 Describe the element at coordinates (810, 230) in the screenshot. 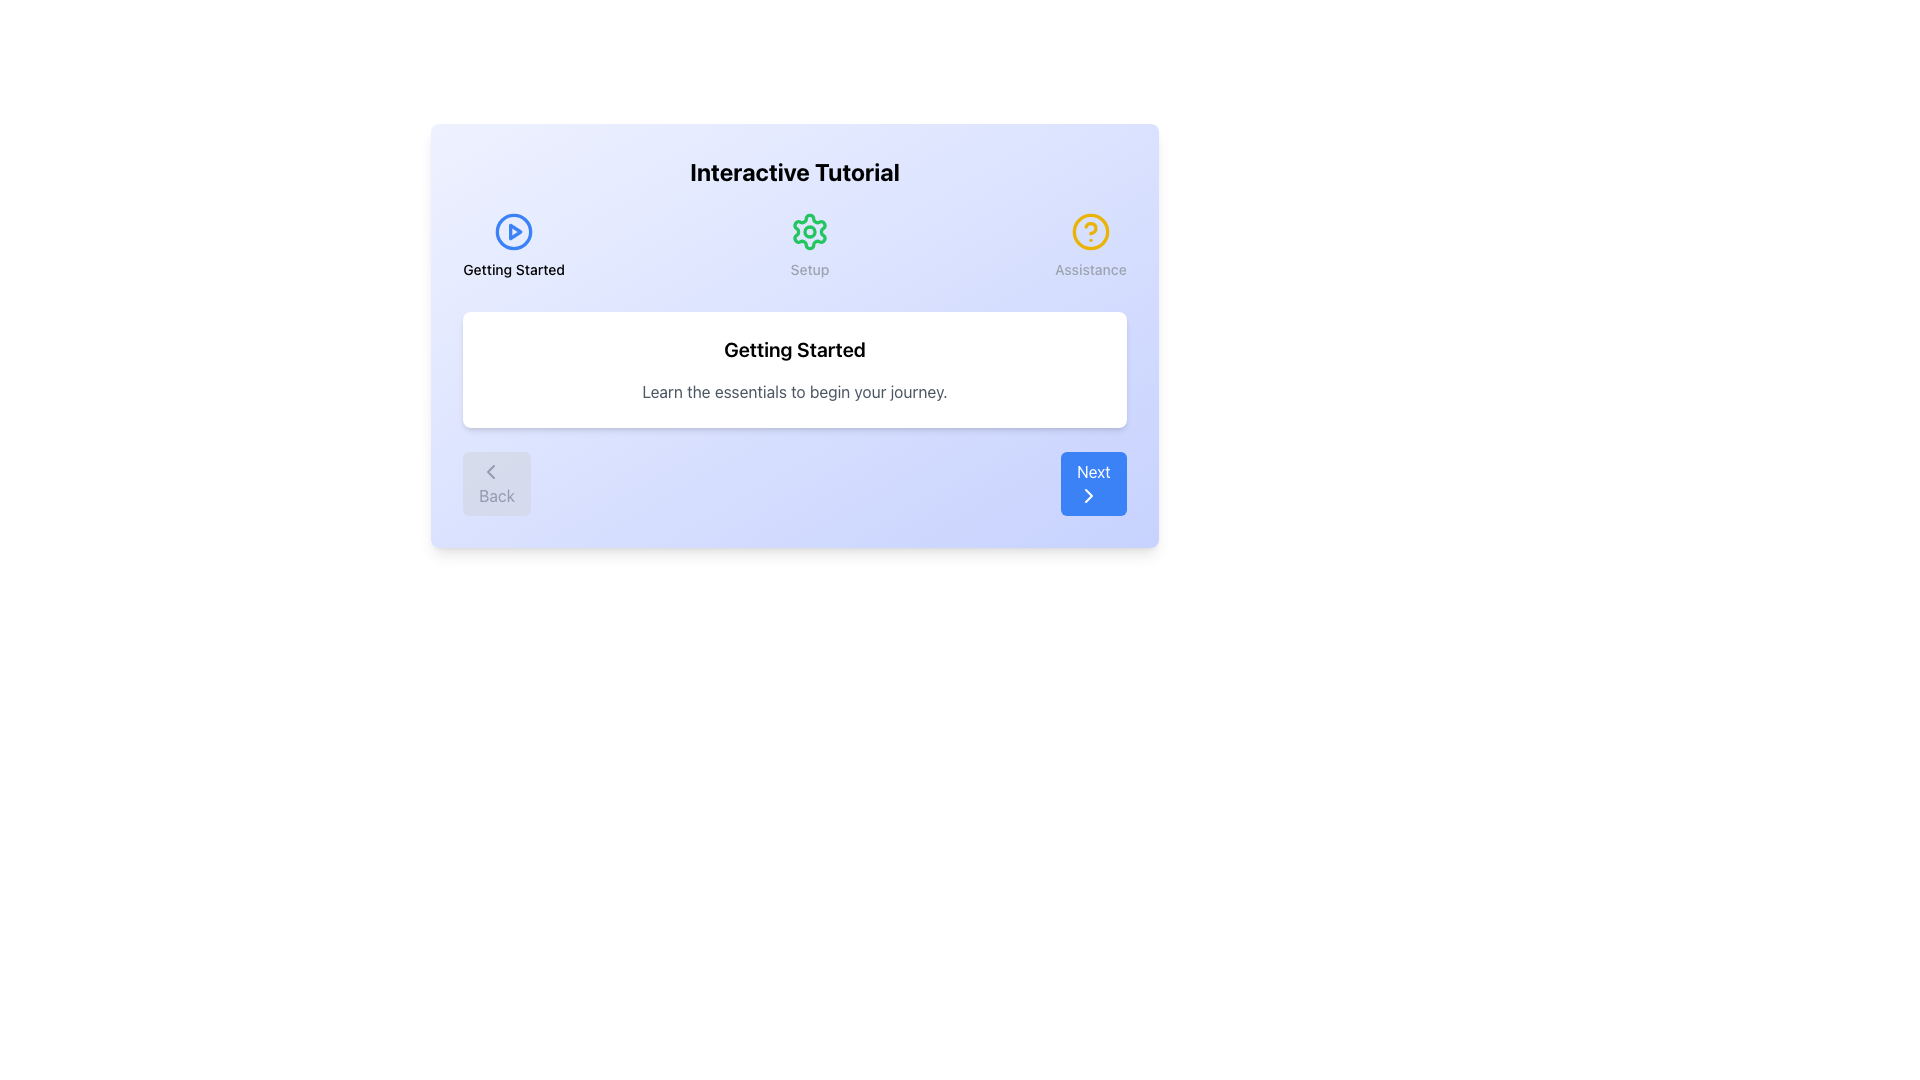

I see `the 'Setup' icon, which is positioned directly above the text 'Setup' and located in the middle of a row bordered by 'Getting Started' and 'Assistance'` at that location.